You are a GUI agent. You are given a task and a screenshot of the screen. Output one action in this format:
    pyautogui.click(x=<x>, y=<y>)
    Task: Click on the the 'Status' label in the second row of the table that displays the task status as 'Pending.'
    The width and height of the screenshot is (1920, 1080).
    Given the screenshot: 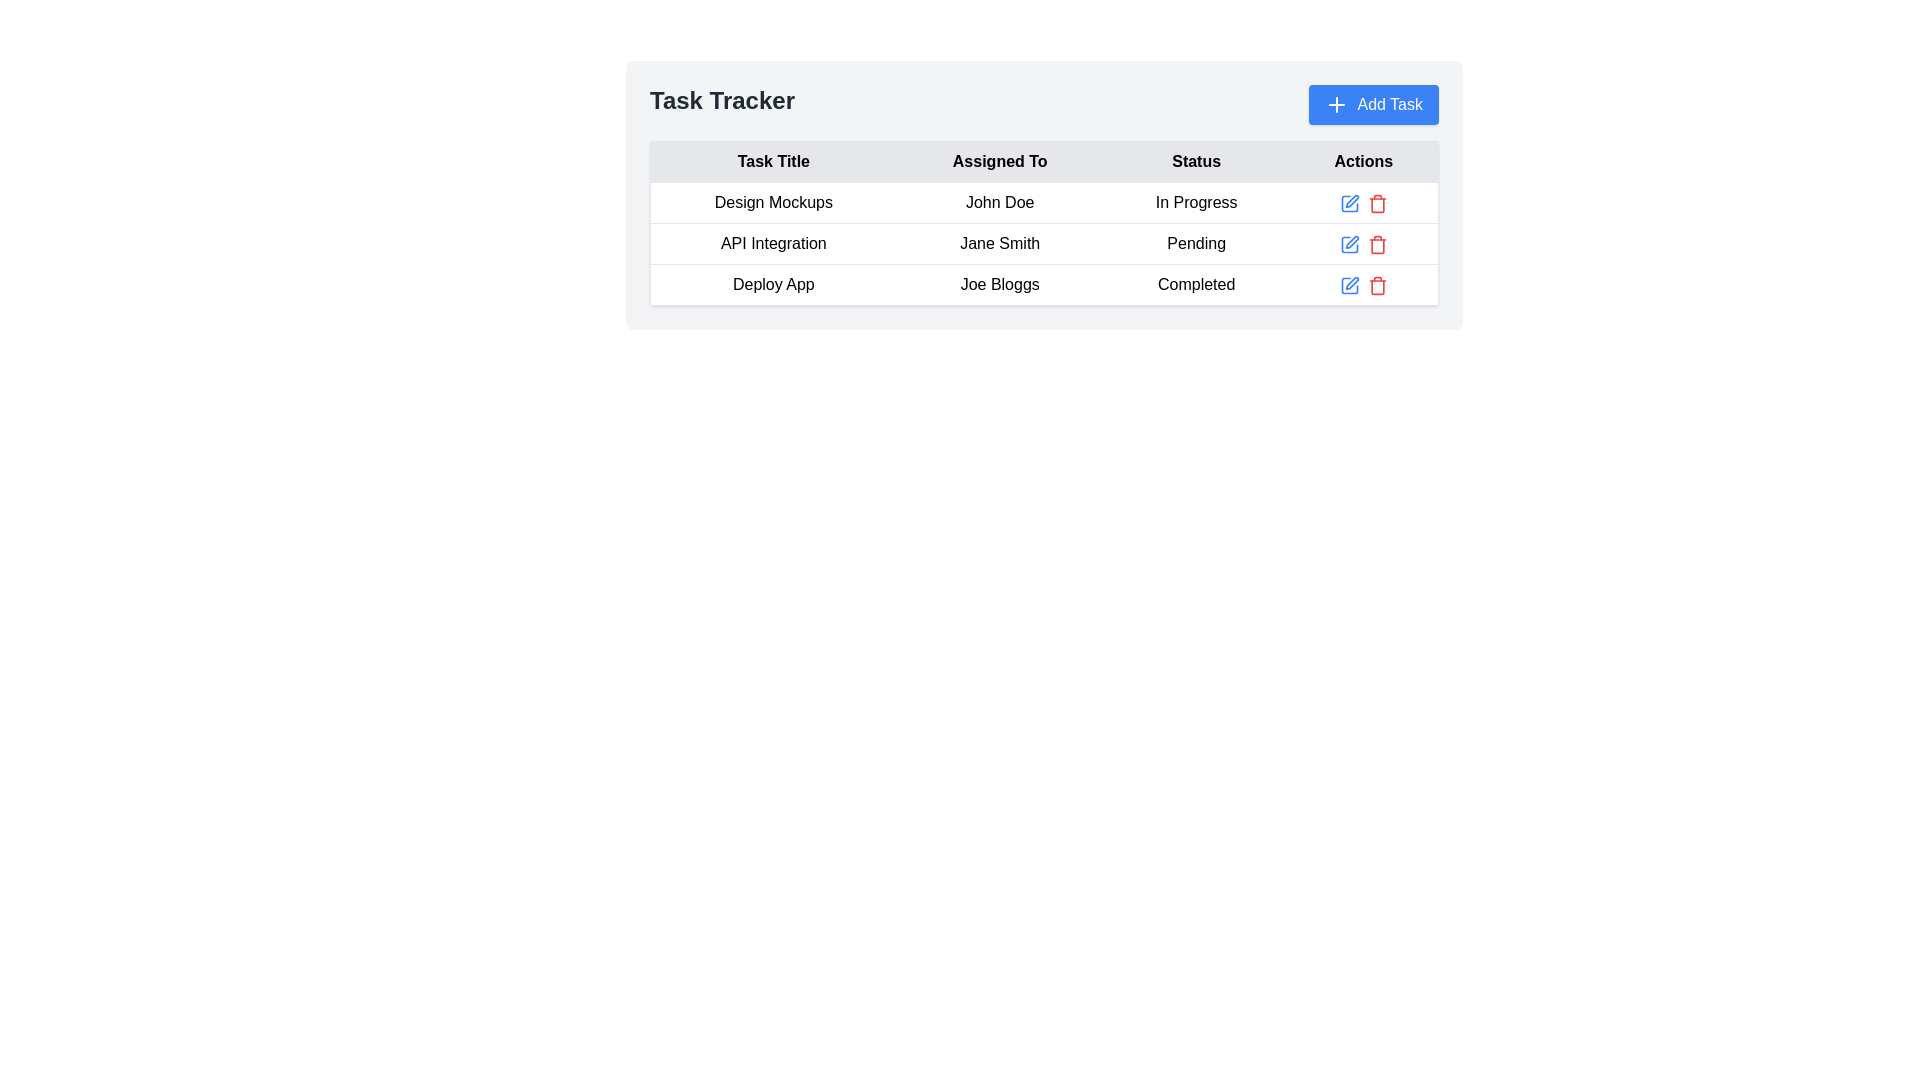 What is the action you would take?
    pyautogui.click(x=1196, y=242)
    